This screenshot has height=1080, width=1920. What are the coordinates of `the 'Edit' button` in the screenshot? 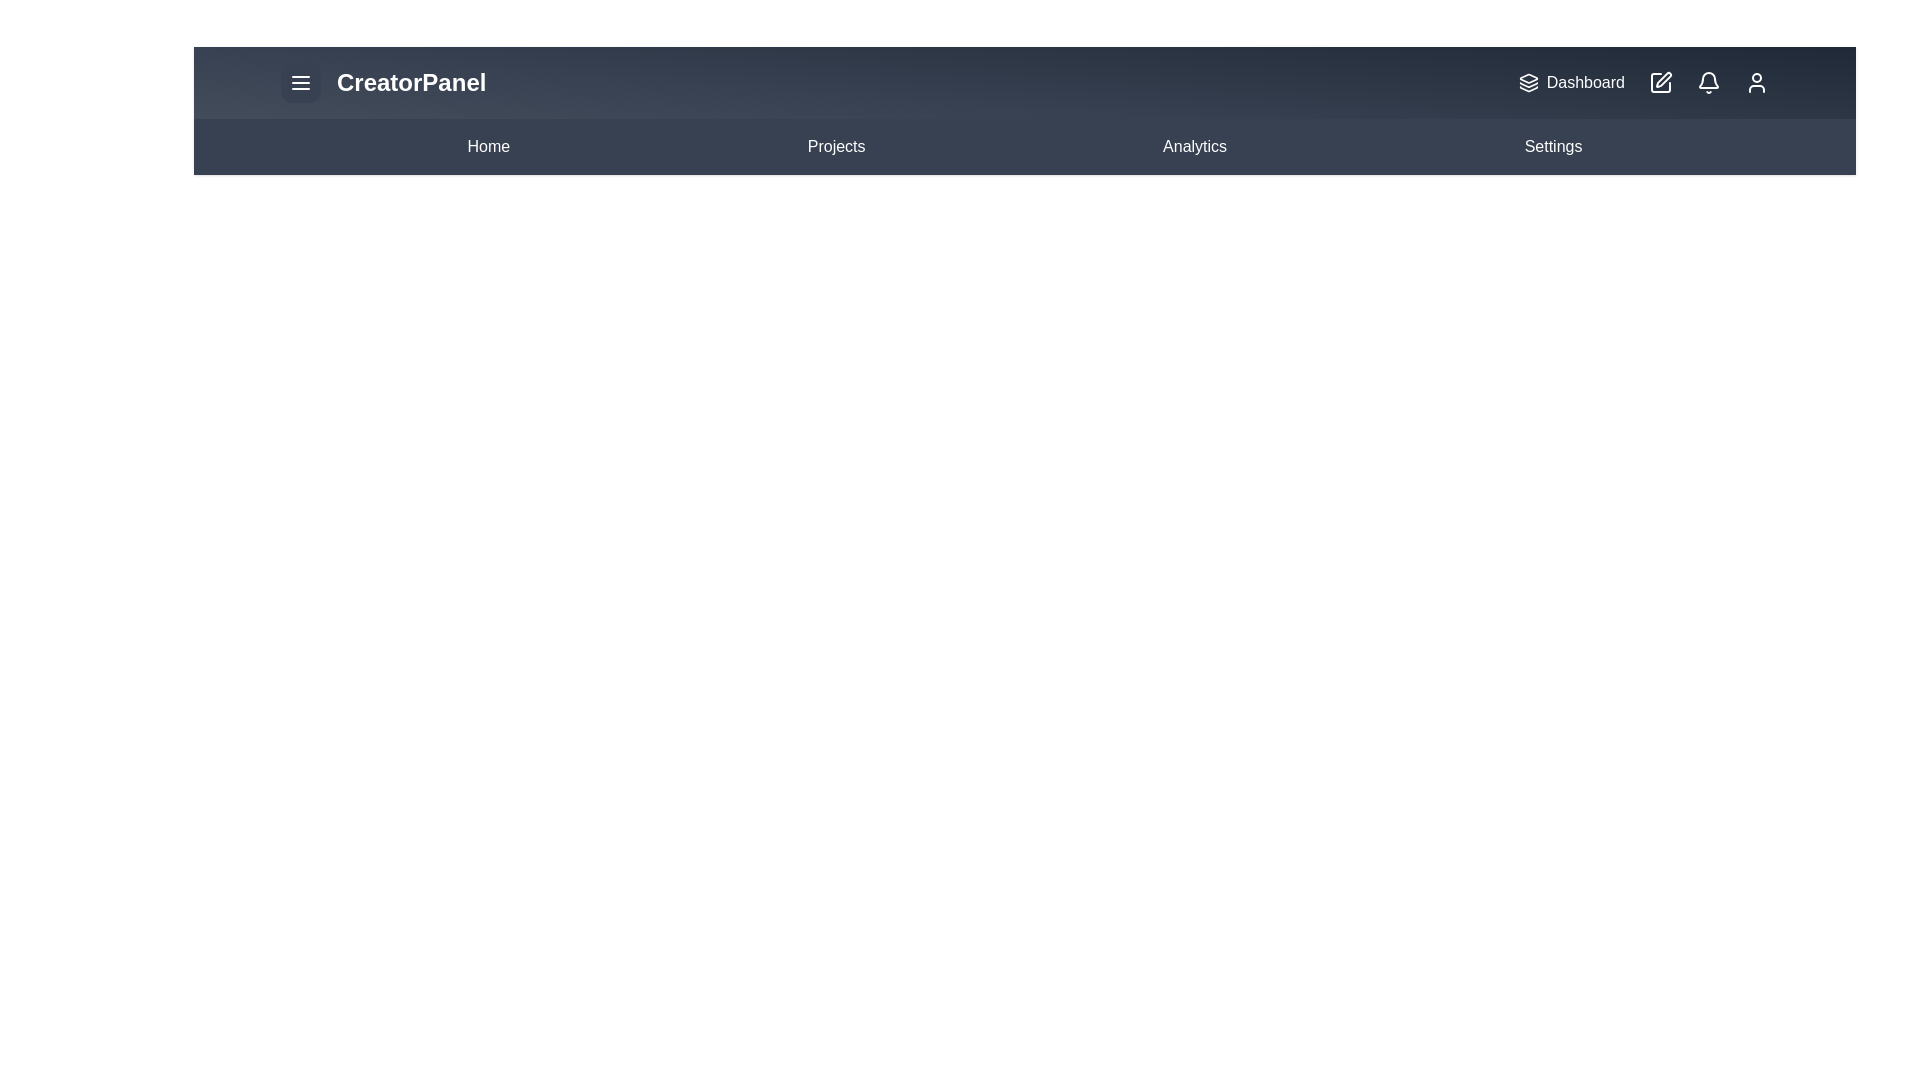 It's located at (1660, 82).